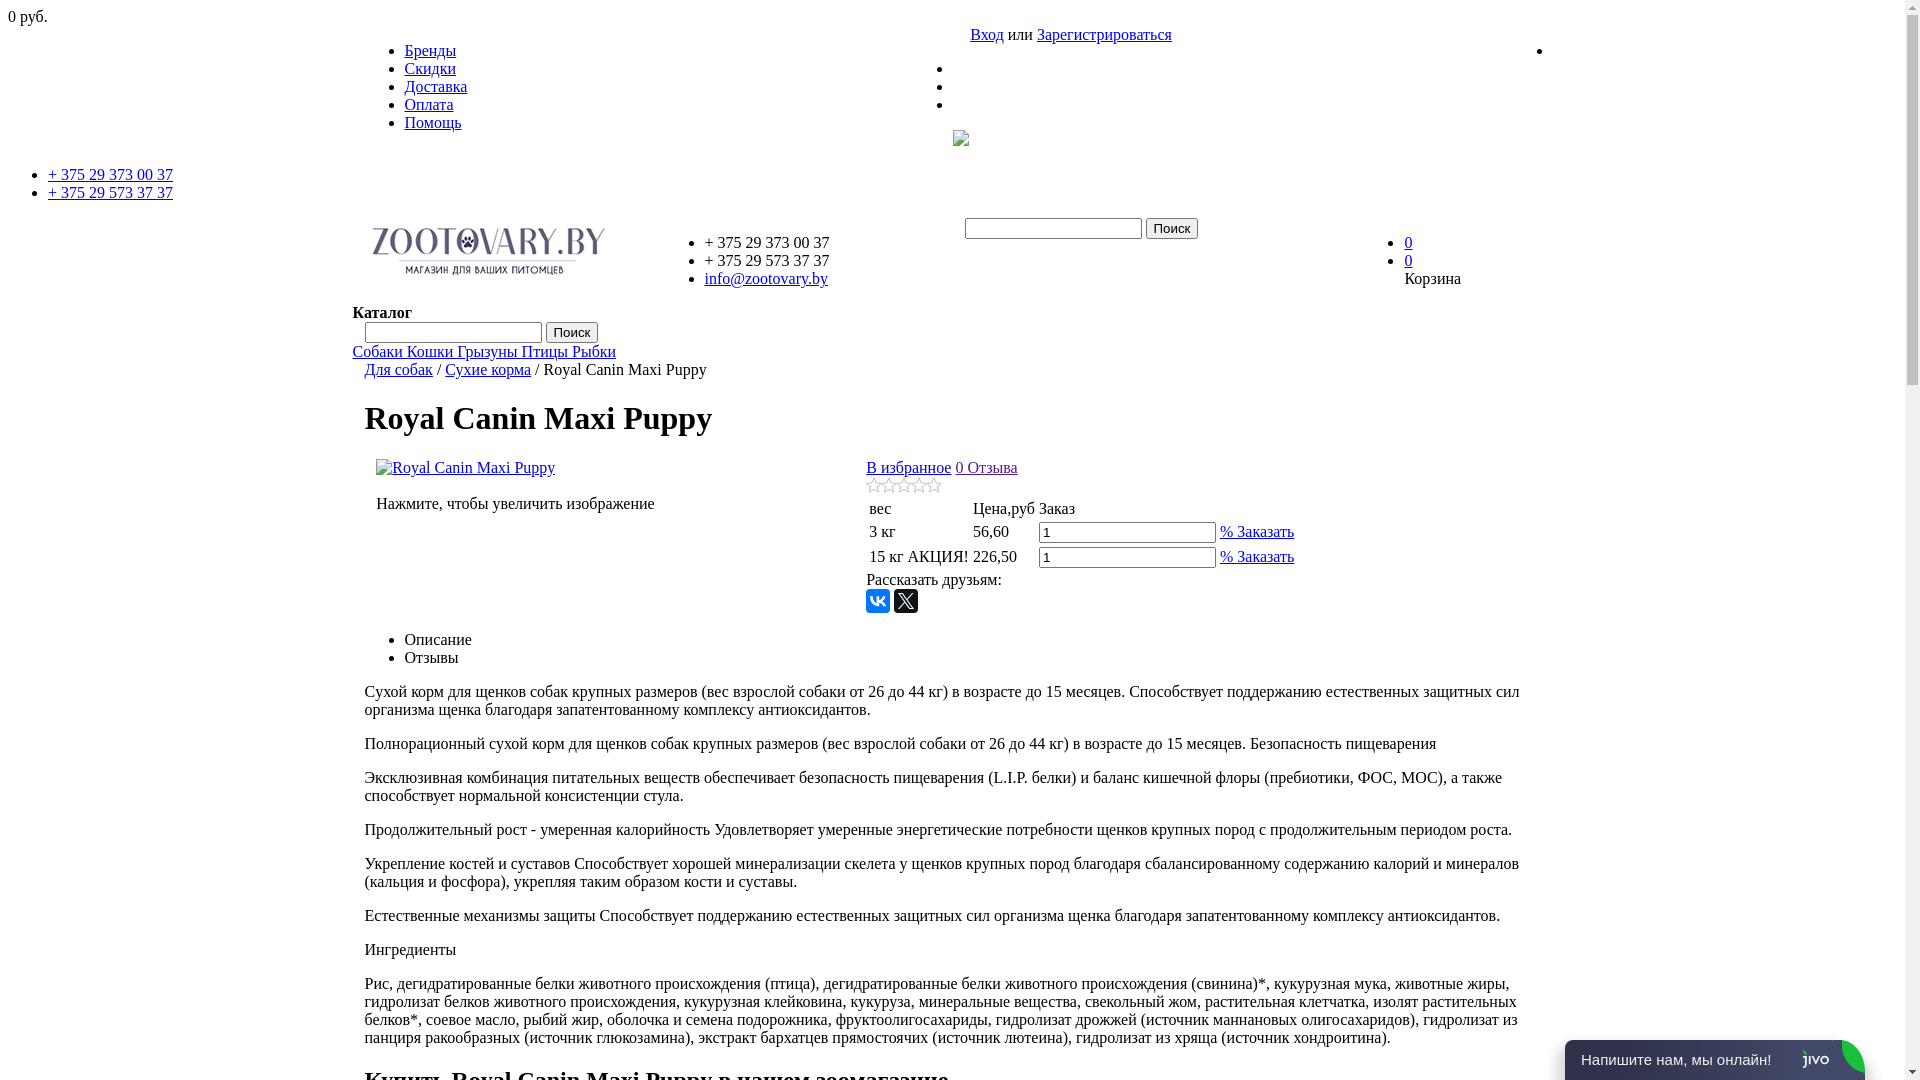 The width and height of the screenshot is (1920, 1080). I want to click on 'Twitter', so click(905, 600).